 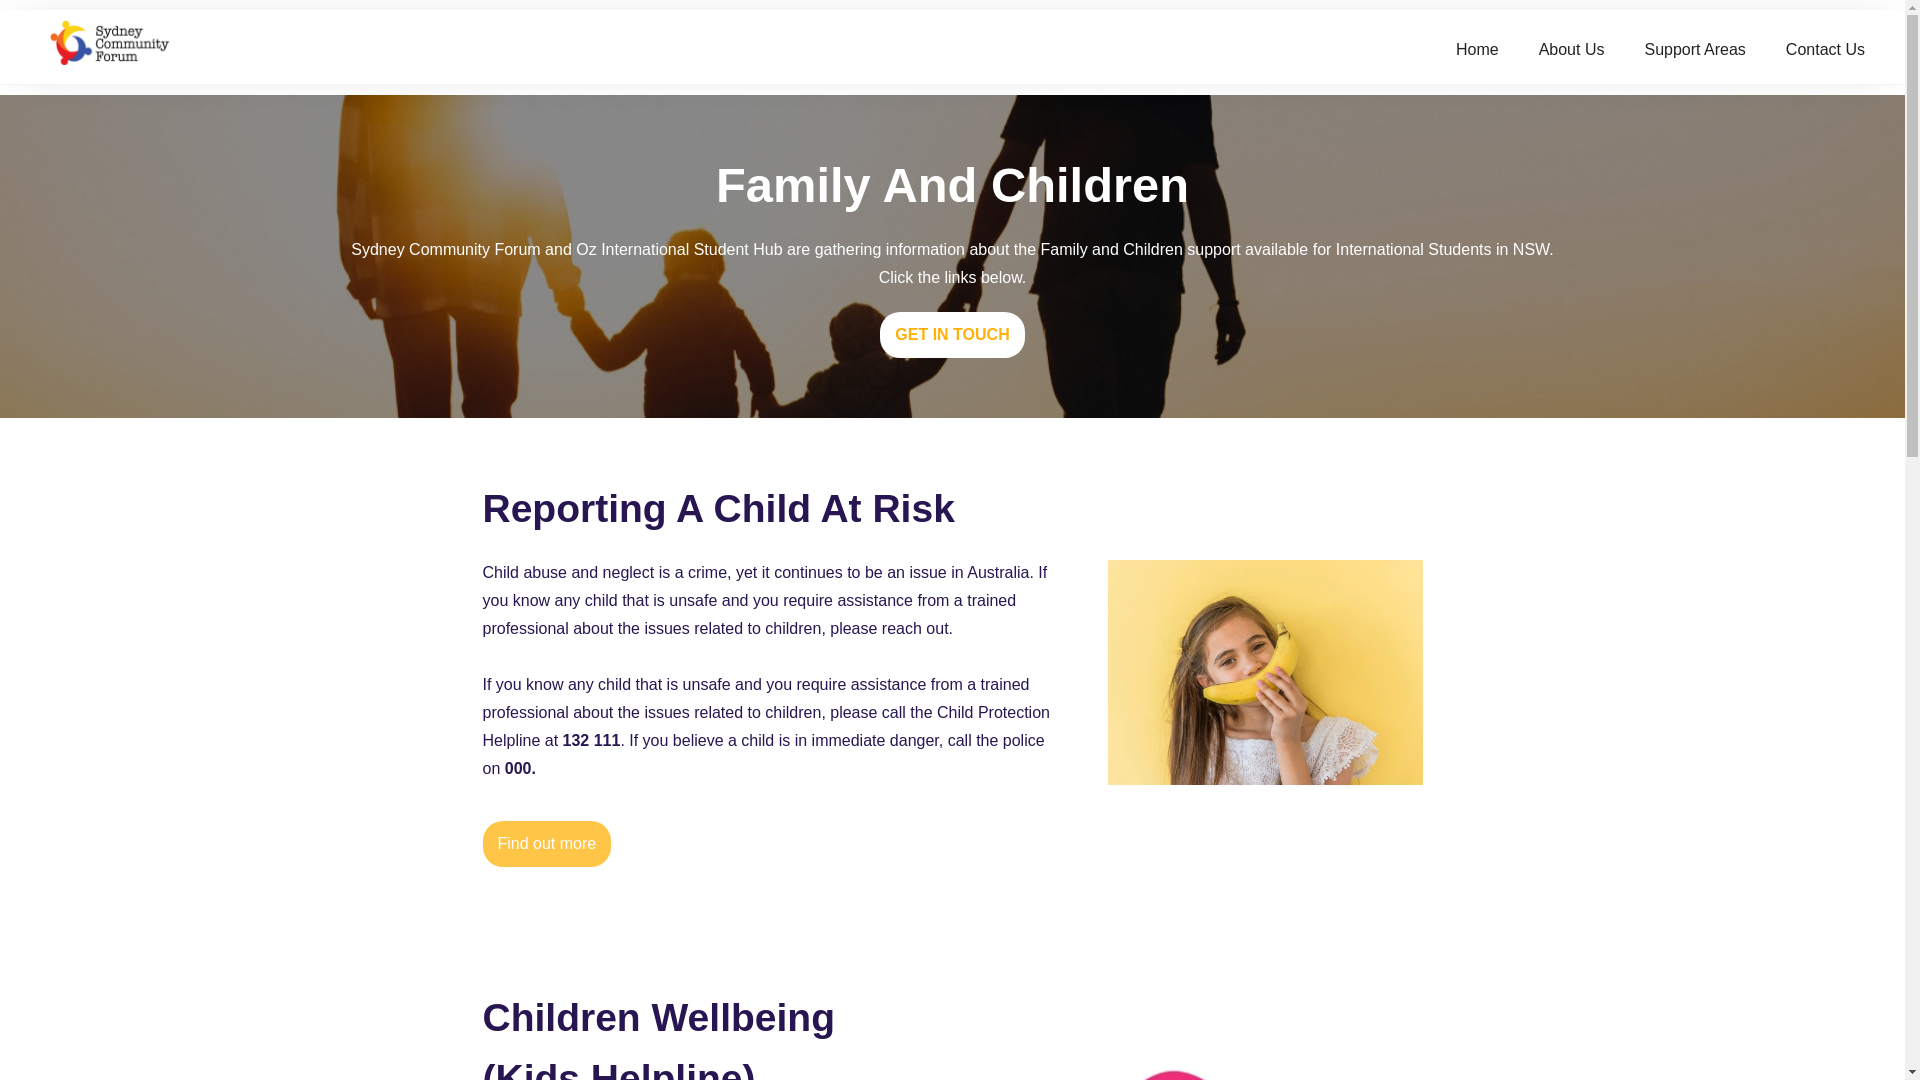 I want to click on 'About Us', so click(x=1518, y=49).